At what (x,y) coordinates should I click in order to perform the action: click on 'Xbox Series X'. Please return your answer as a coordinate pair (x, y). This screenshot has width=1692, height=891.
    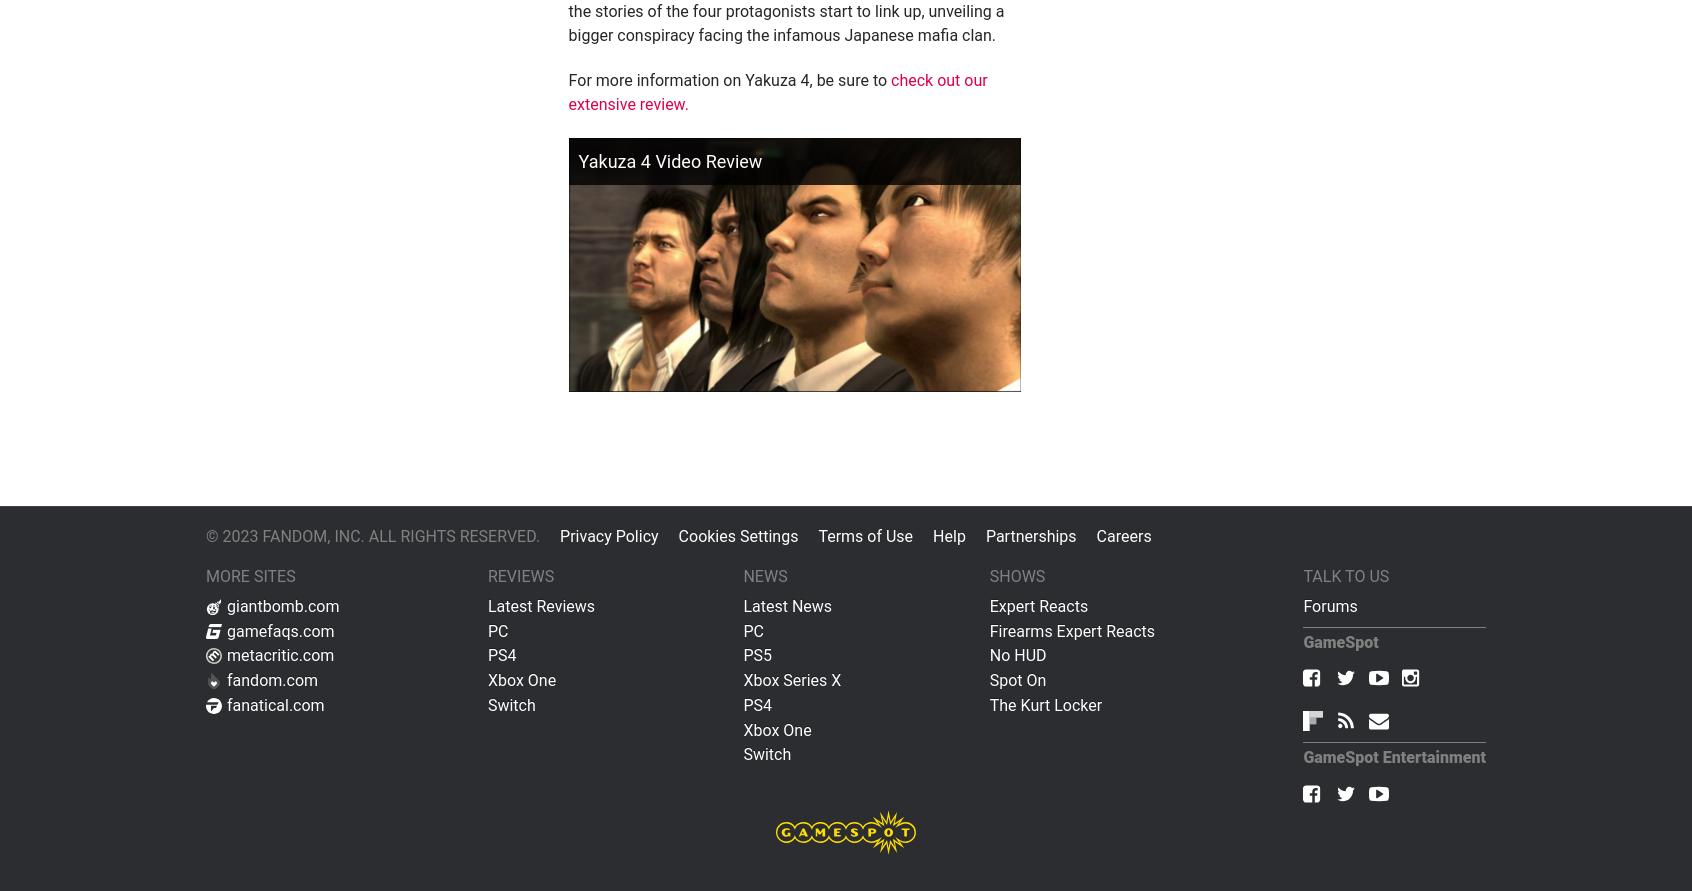
    Looking at the image, I should click on (741, 679).